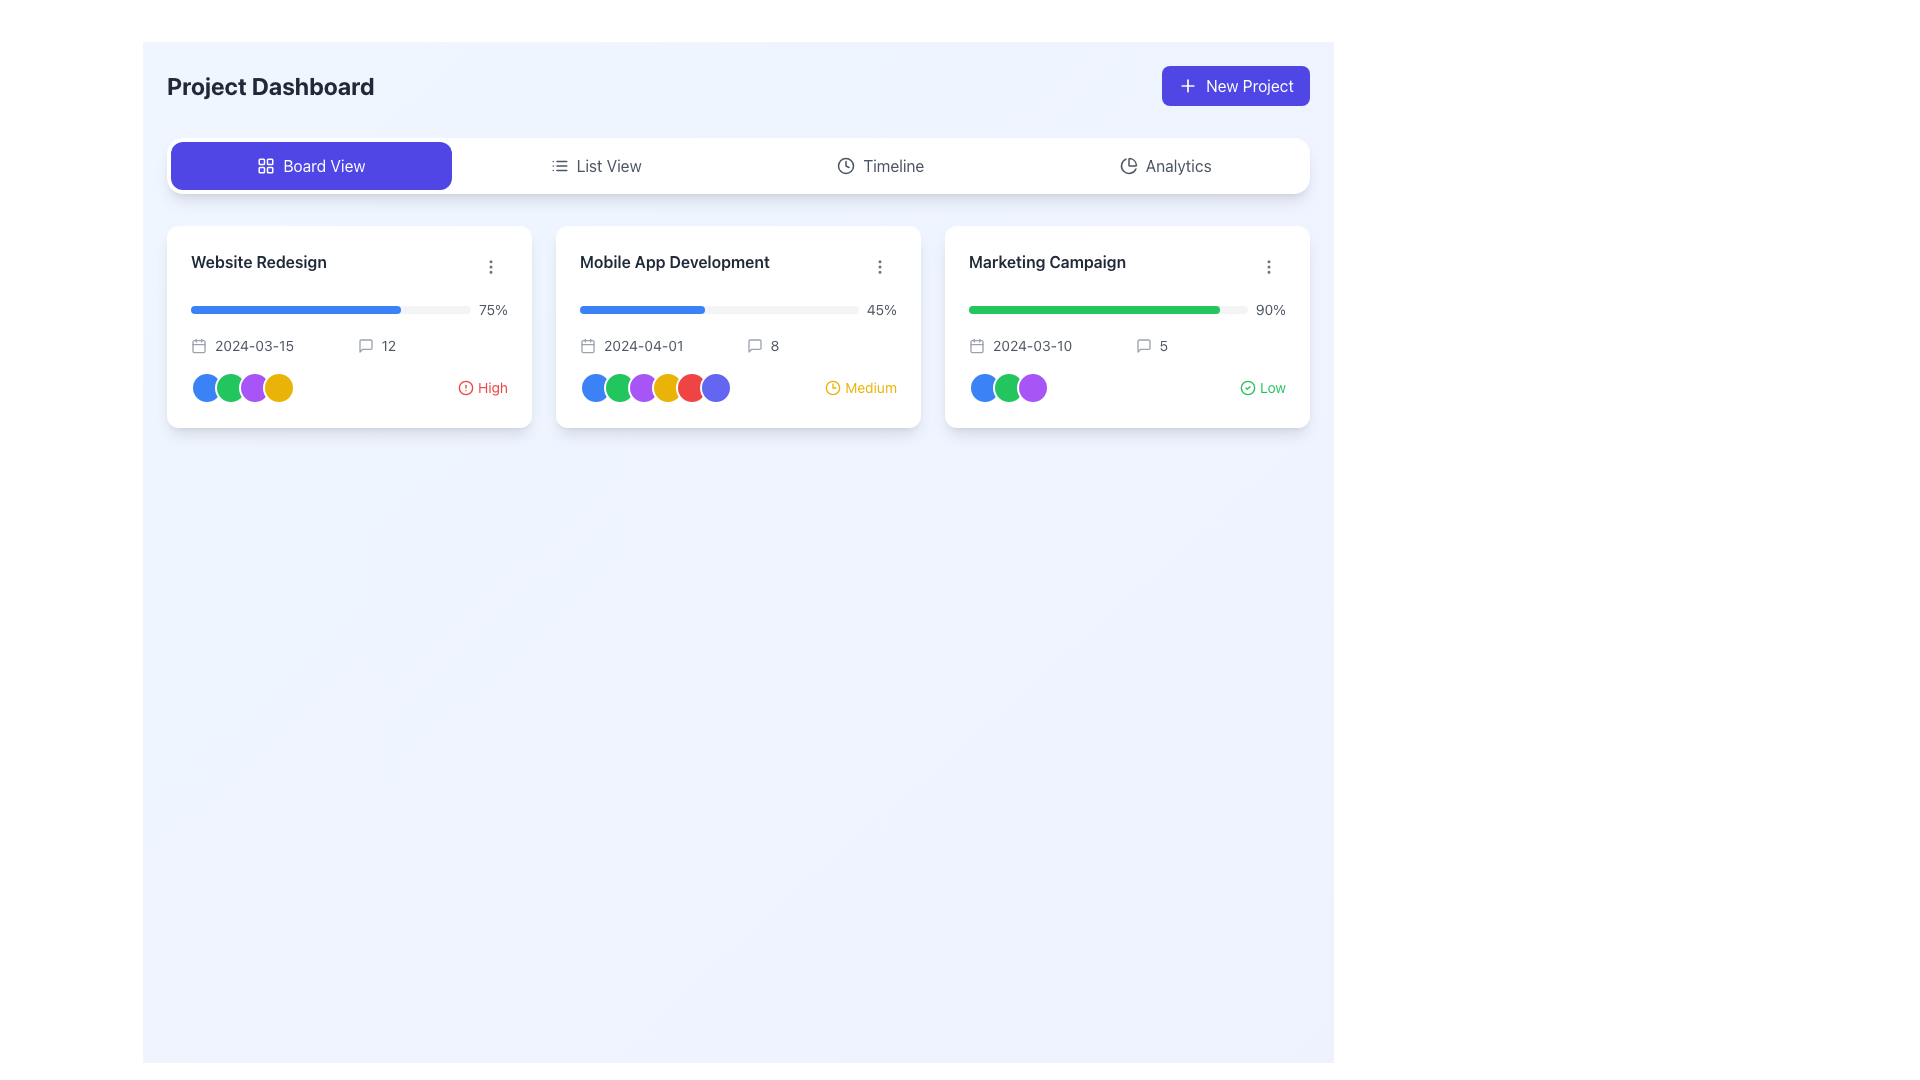 The width and height of the screenshot is (1920, 1080). What do you see at coordinates (1249, 84) in the screenshot?
I see `the 'New Project' text label within the button located in the top-right region of the interface, which has a blue background and a '+' icon to its left` at bounding box center [1249, 84].